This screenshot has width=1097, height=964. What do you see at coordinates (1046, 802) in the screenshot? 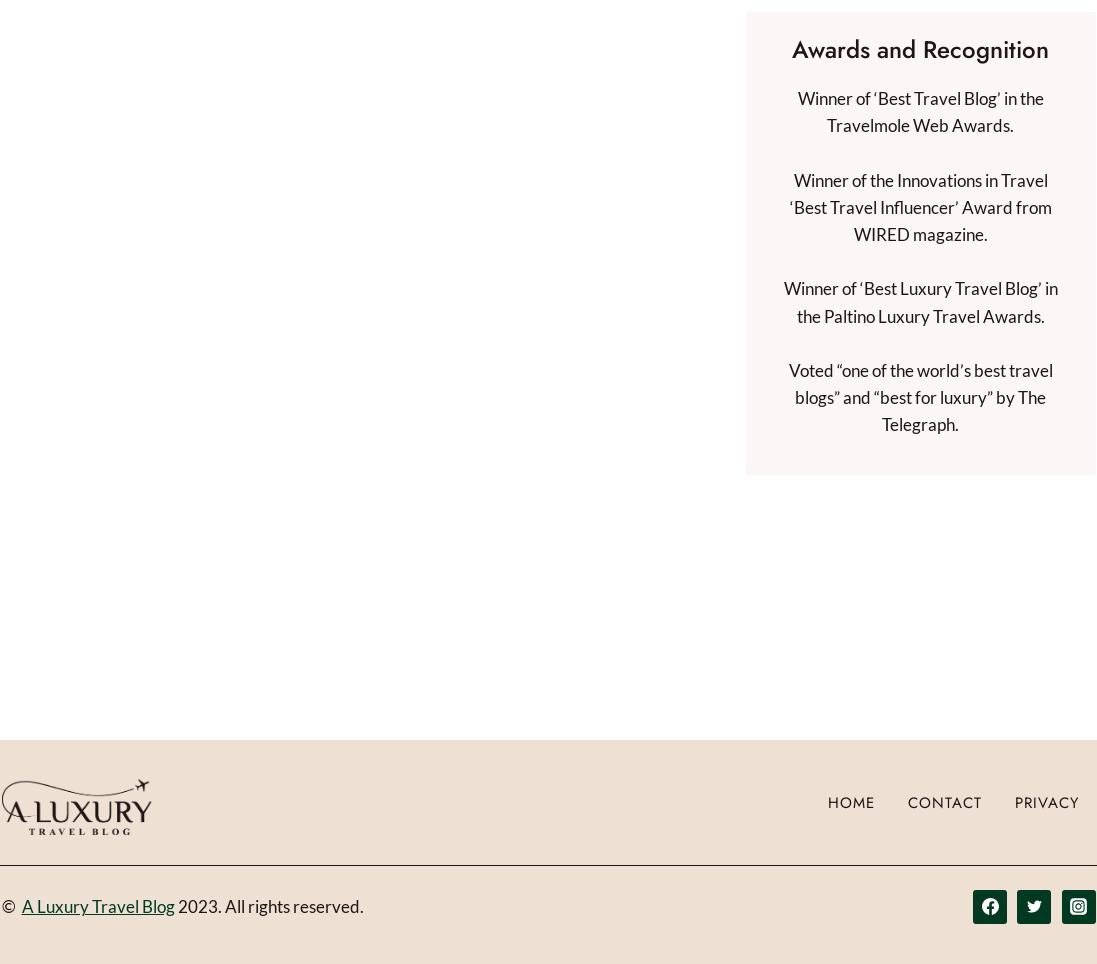
I see `'Privacy'` at bounding box center [1046, 802].